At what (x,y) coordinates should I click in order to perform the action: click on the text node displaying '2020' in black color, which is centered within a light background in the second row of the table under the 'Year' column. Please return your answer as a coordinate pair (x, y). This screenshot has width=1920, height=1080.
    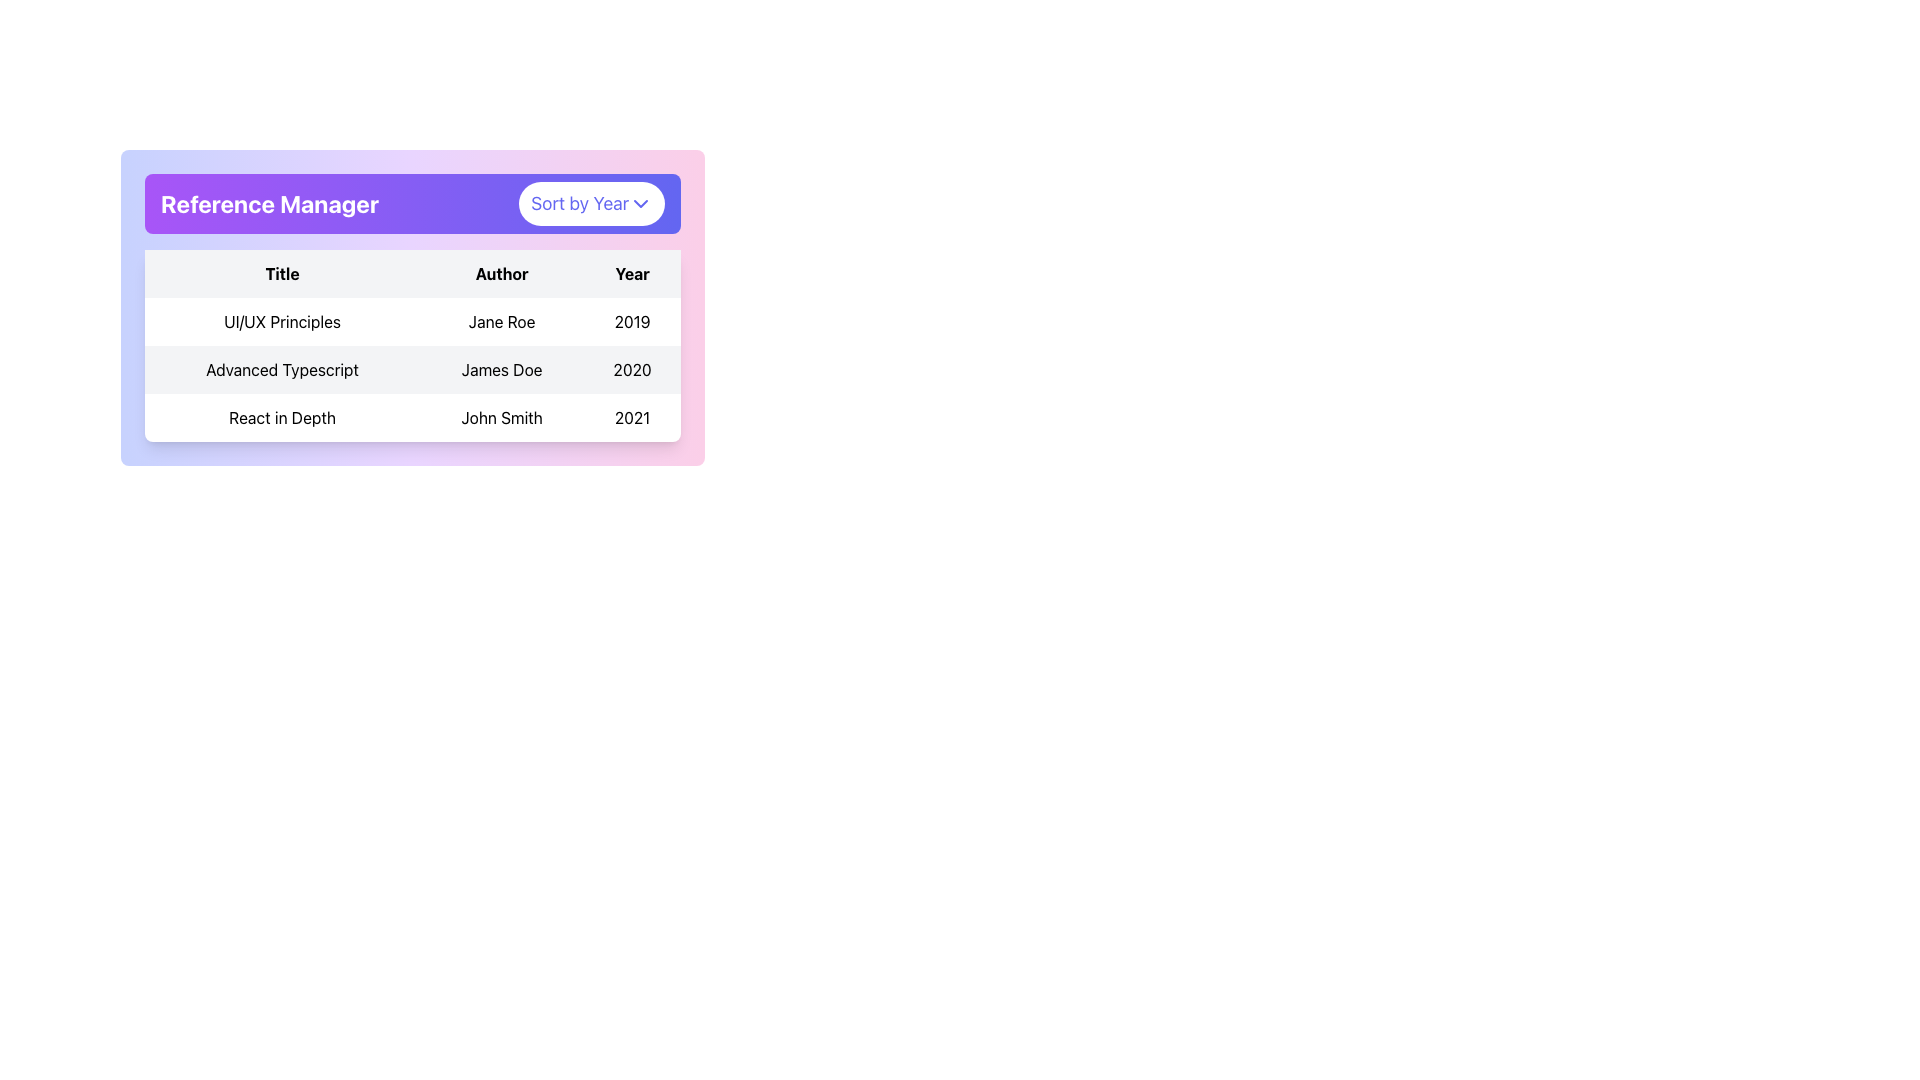
    Looking at the image, I should click on (631, 370).